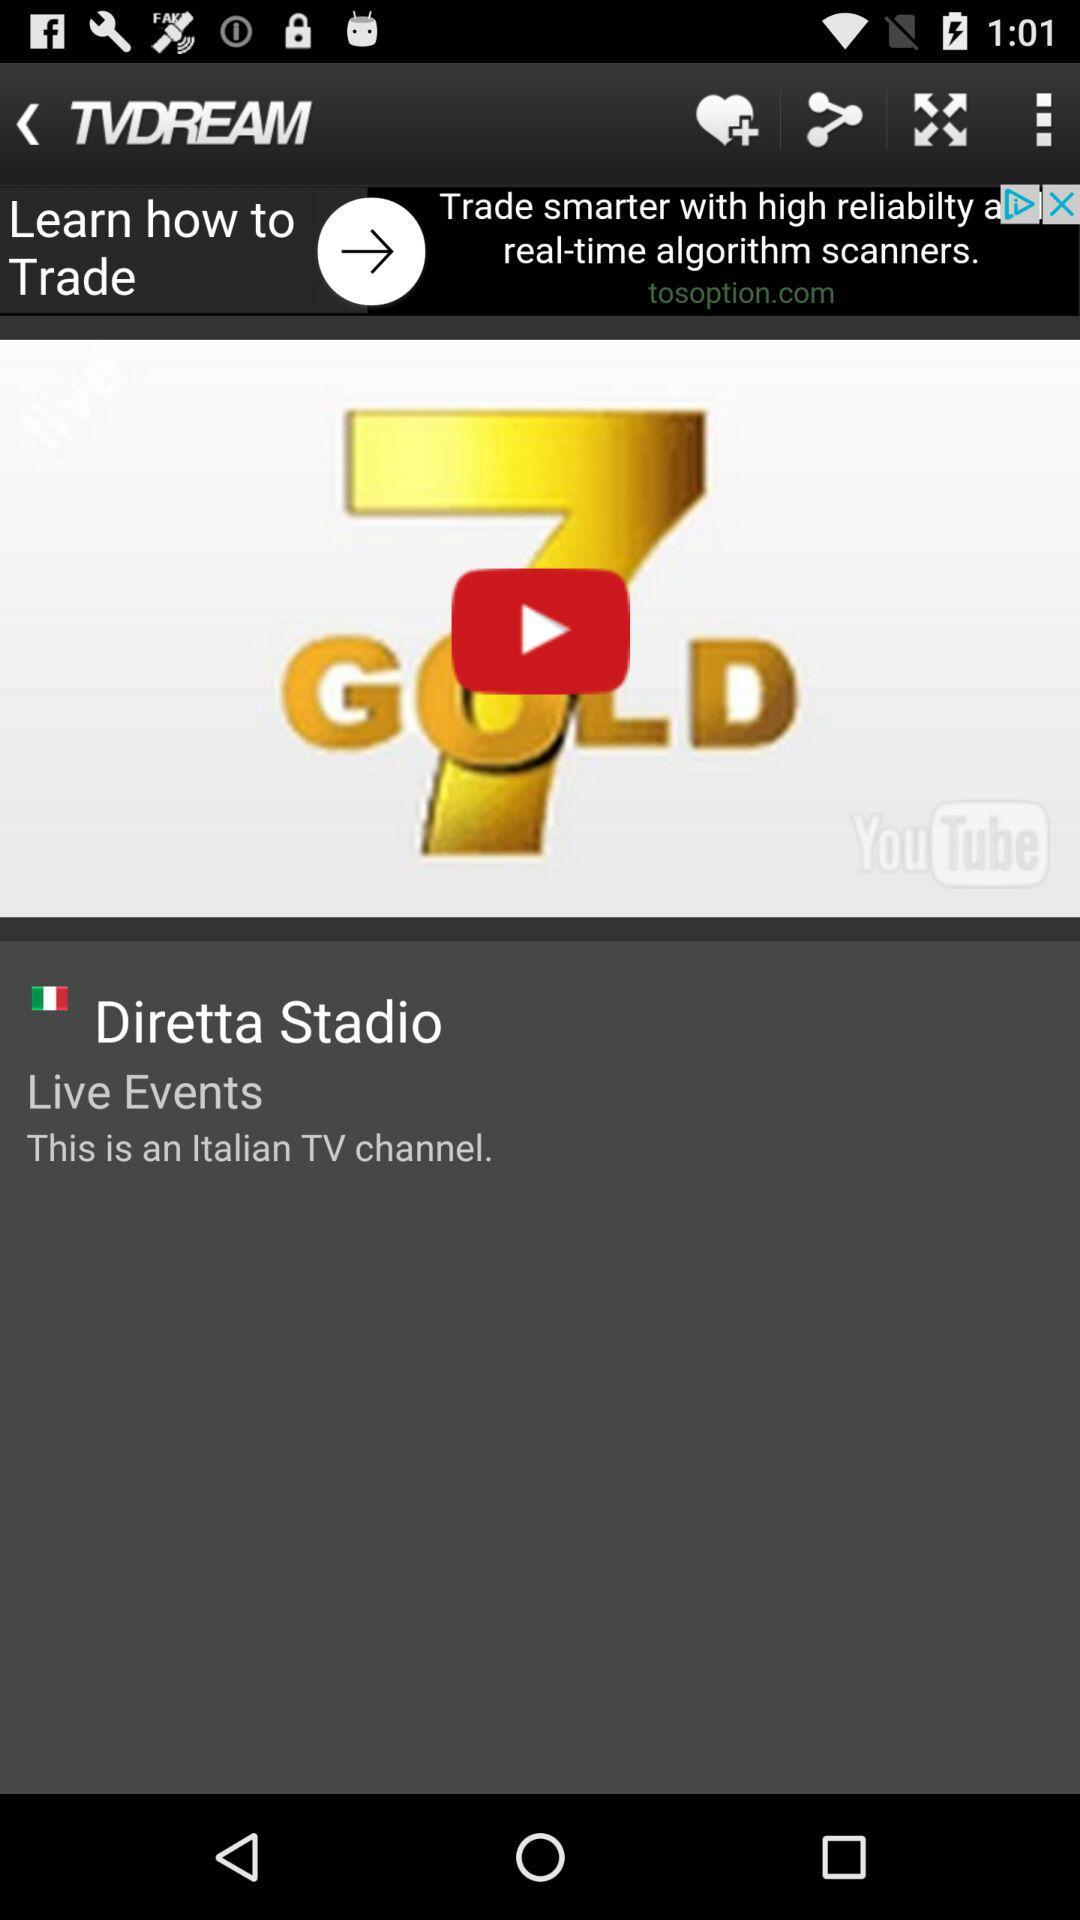 The image size is (1080, 1920). I want to click on to share the video, so click(833, 118).